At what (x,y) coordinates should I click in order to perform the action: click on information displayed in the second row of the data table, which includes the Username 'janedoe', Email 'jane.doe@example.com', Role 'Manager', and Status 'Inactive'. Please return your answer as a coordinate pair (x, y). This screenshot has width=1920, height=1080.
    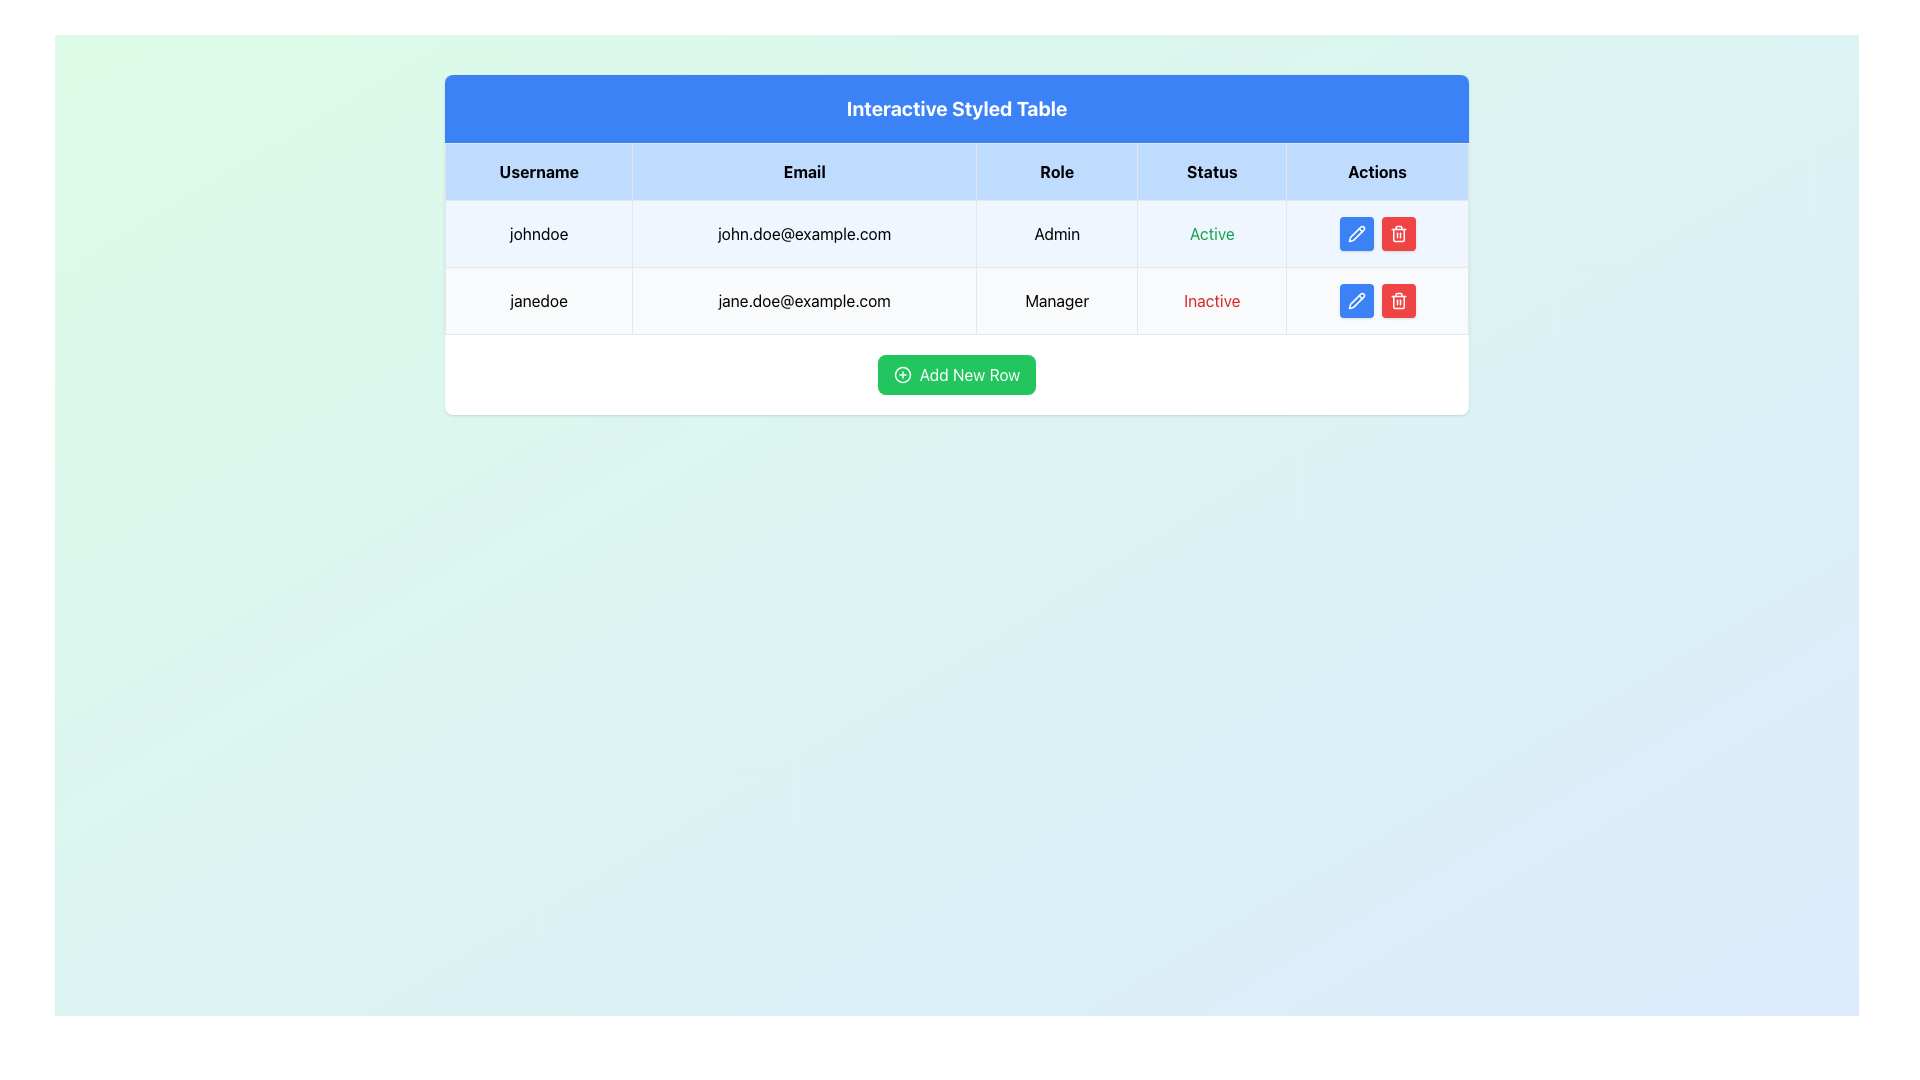
    Looking at the image, I should click on (955, 300).